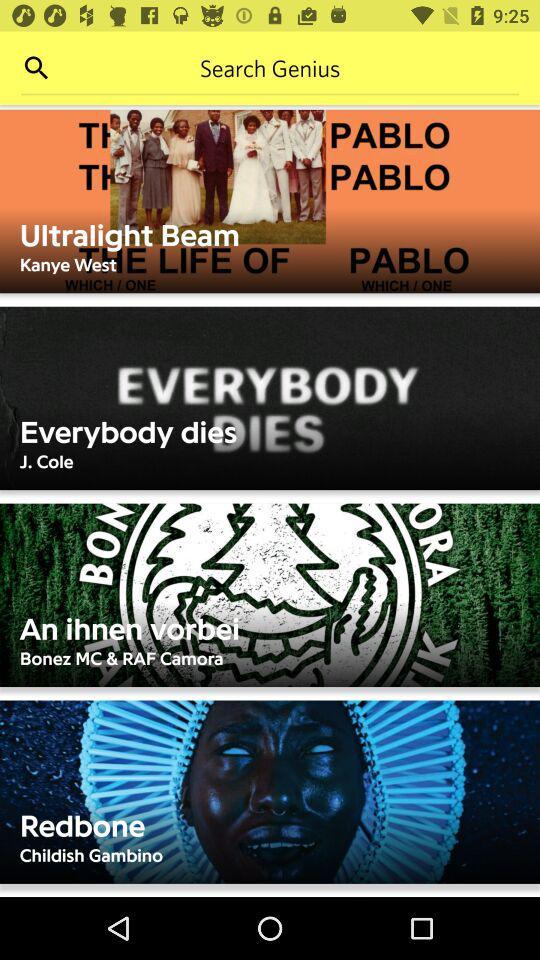 The height and width of the screenshot is (960, 540). Describe the element at coordinates (36, 68) in the screenshot. I see `search site` at that location.